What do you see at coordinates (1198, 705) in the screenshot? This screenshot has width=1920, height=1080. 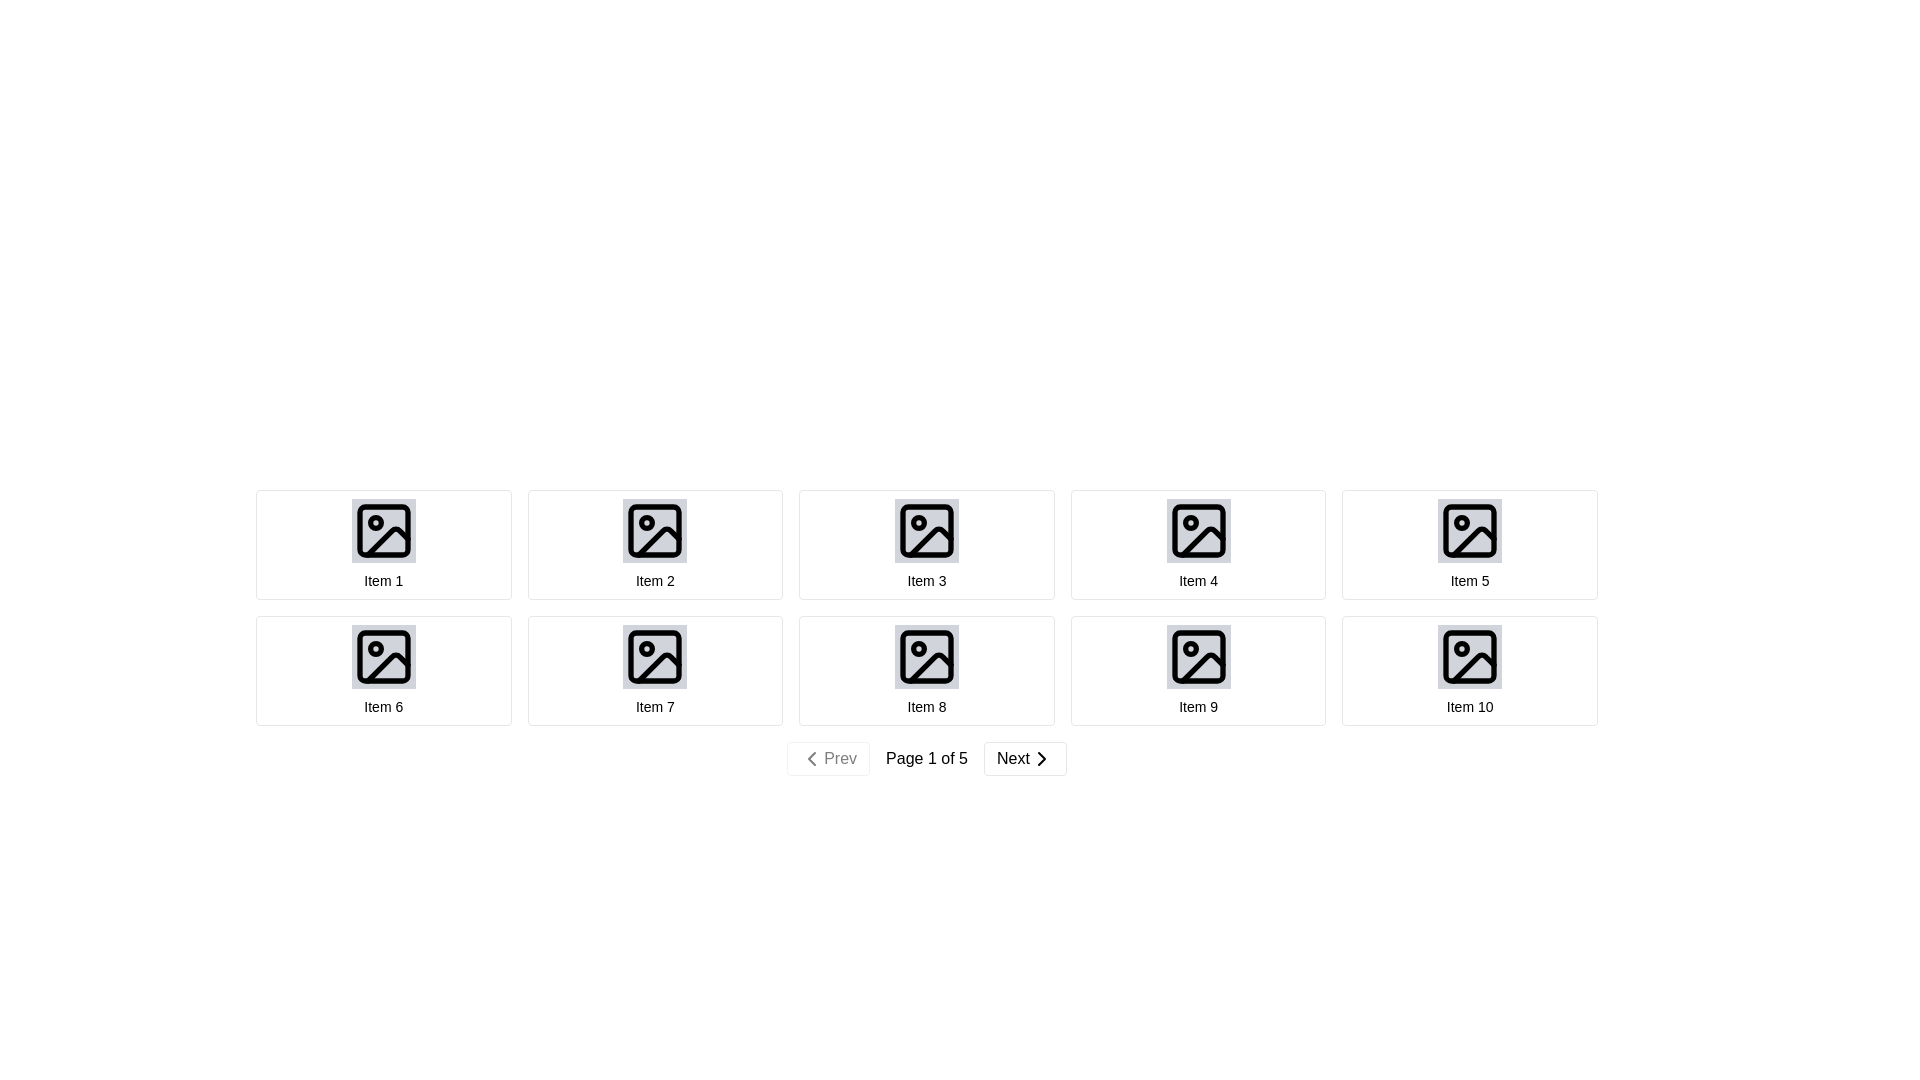 I see `the text label located in the third row and second column of the grid's second segment, positioned below the placeholder image` at bounding box center [1198, 705].